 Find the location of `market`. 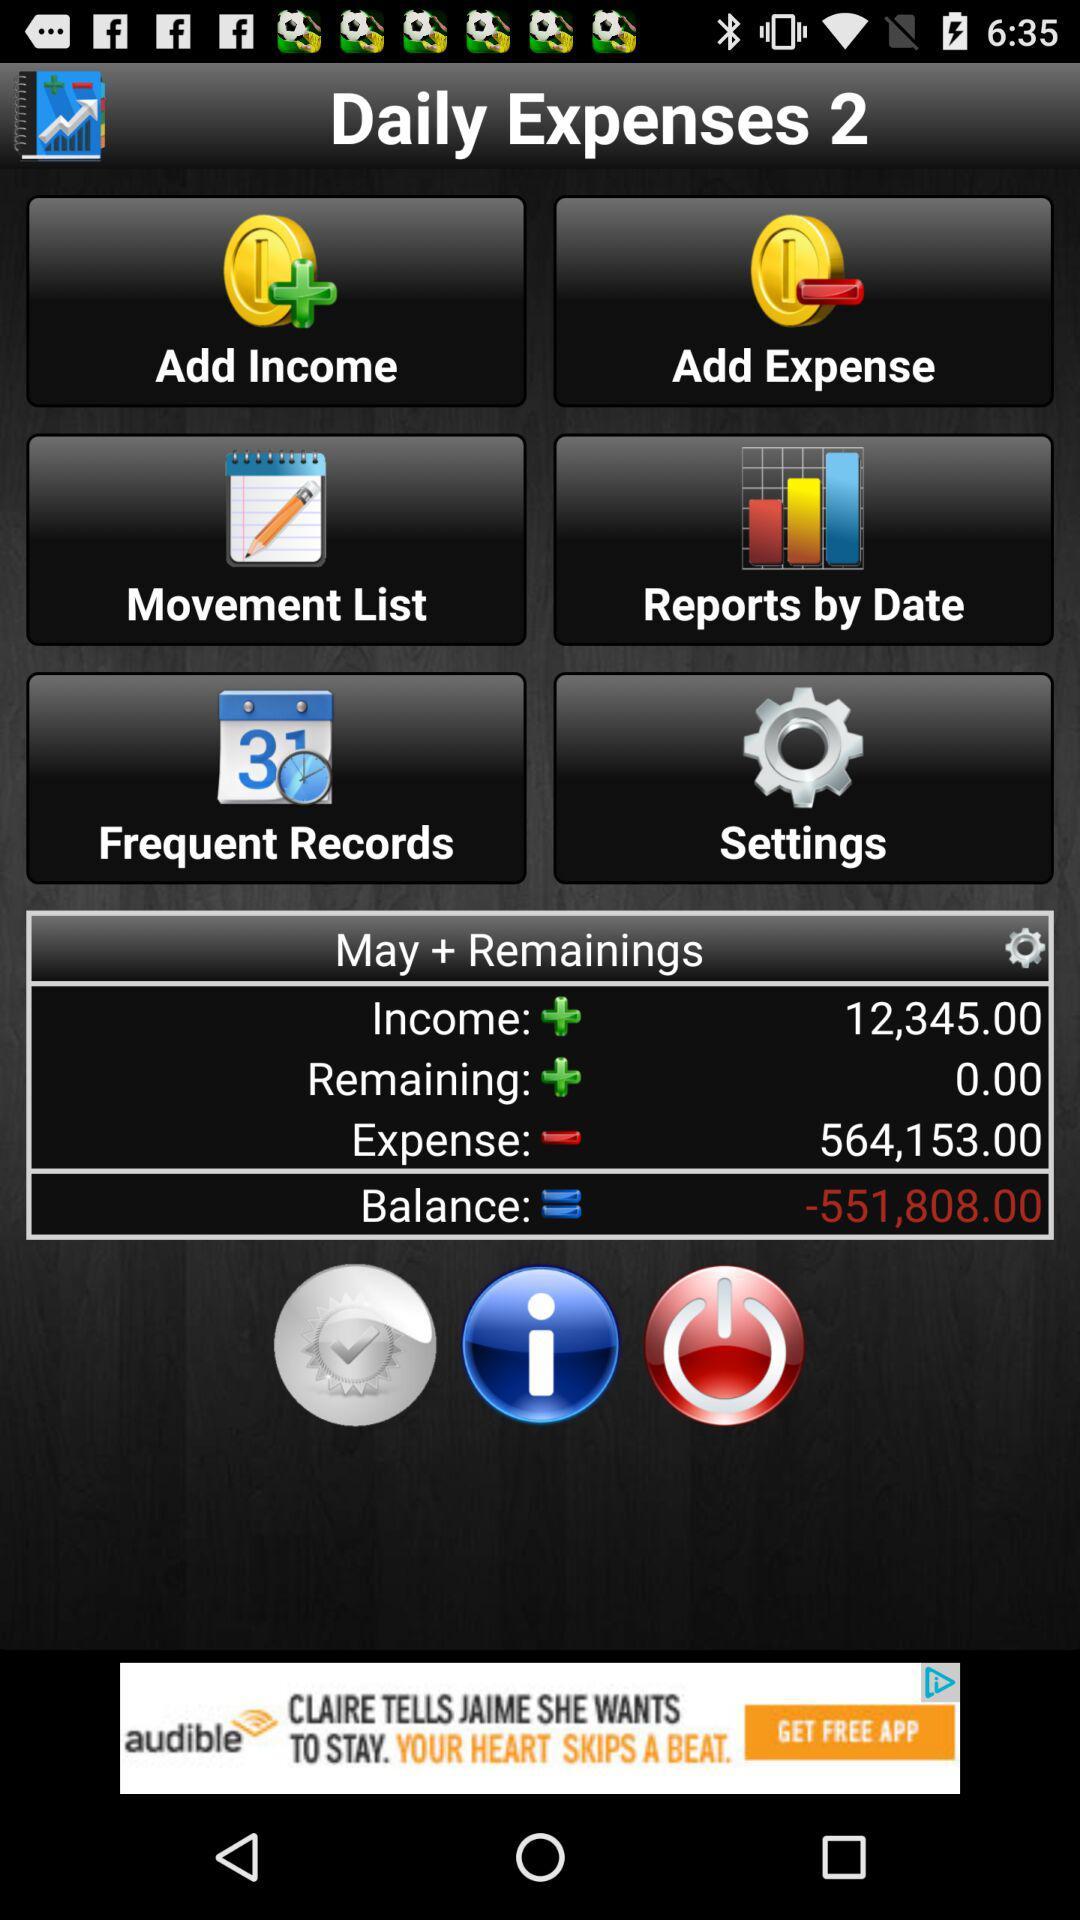

market is located at coordinates (58, 114).